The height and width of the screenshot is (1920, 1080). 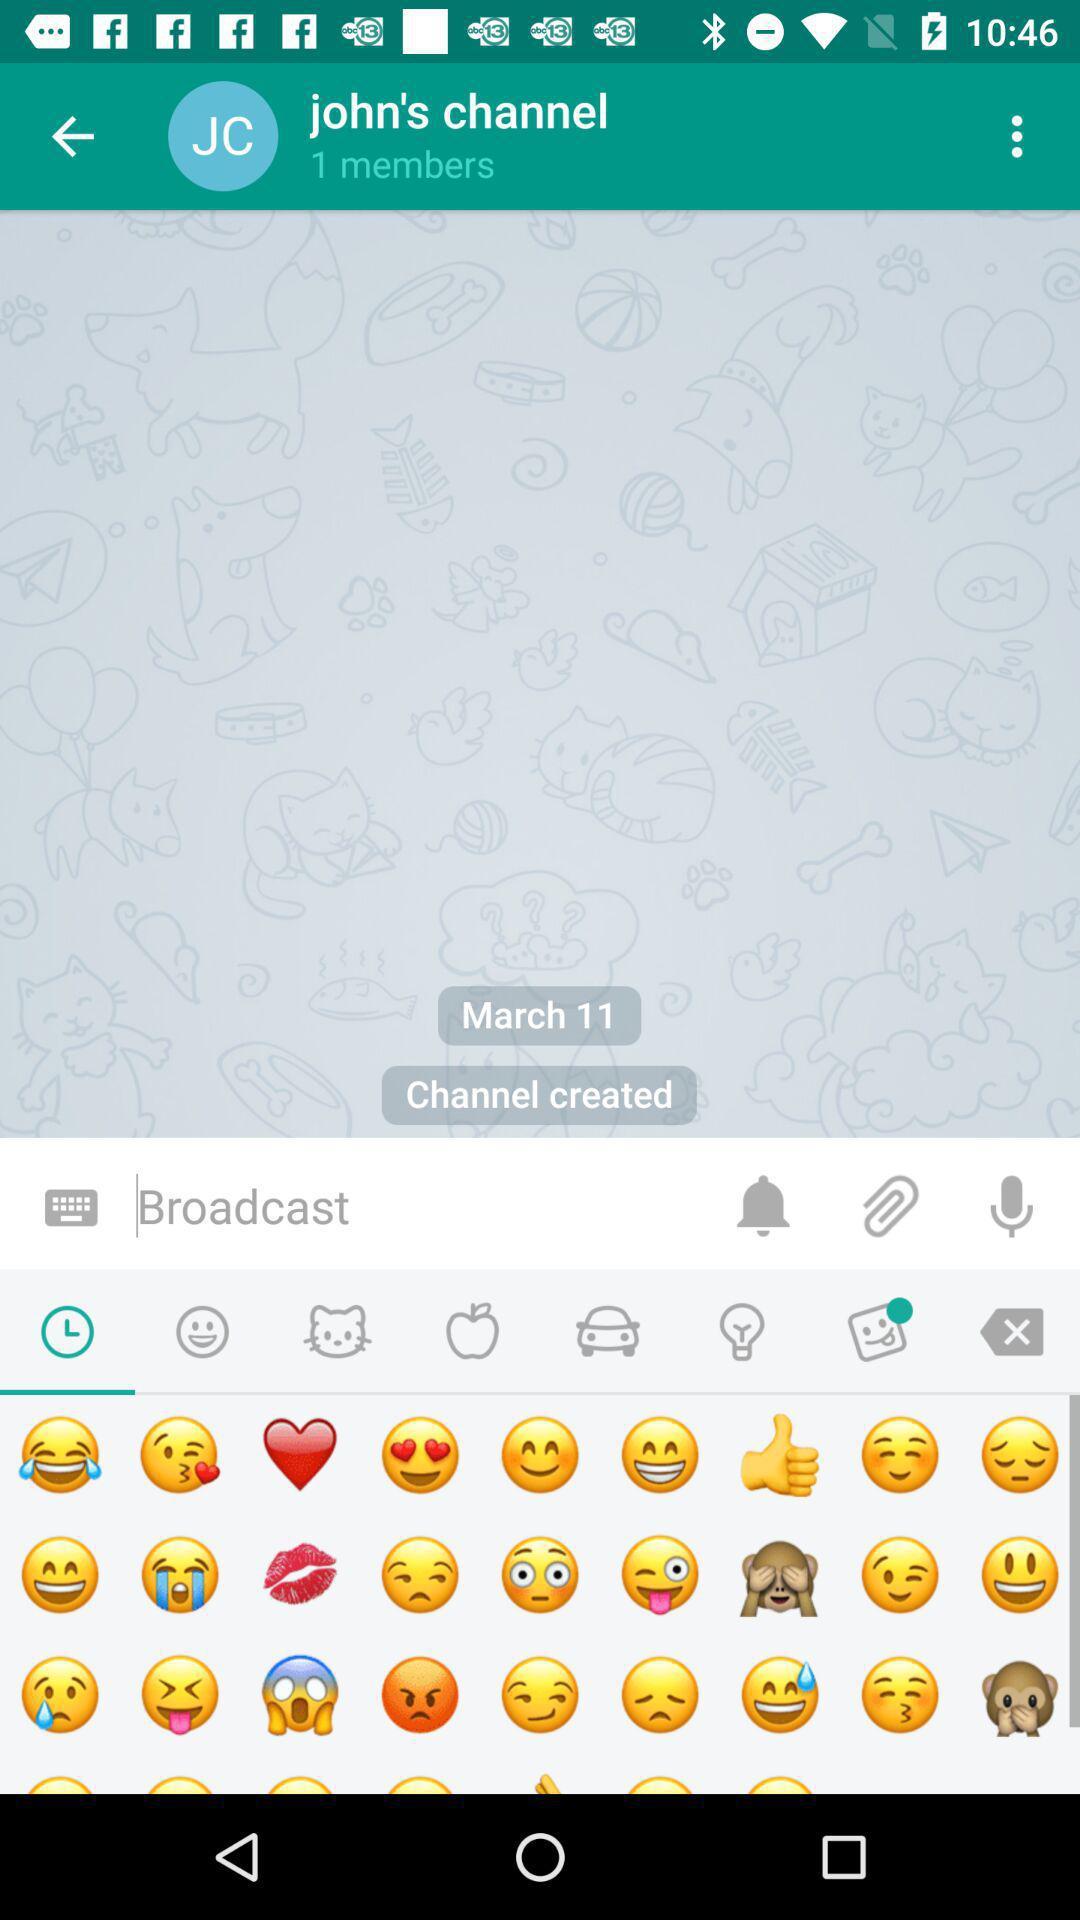 I want to click on the emoji icon, so click(x=898, y=1693).